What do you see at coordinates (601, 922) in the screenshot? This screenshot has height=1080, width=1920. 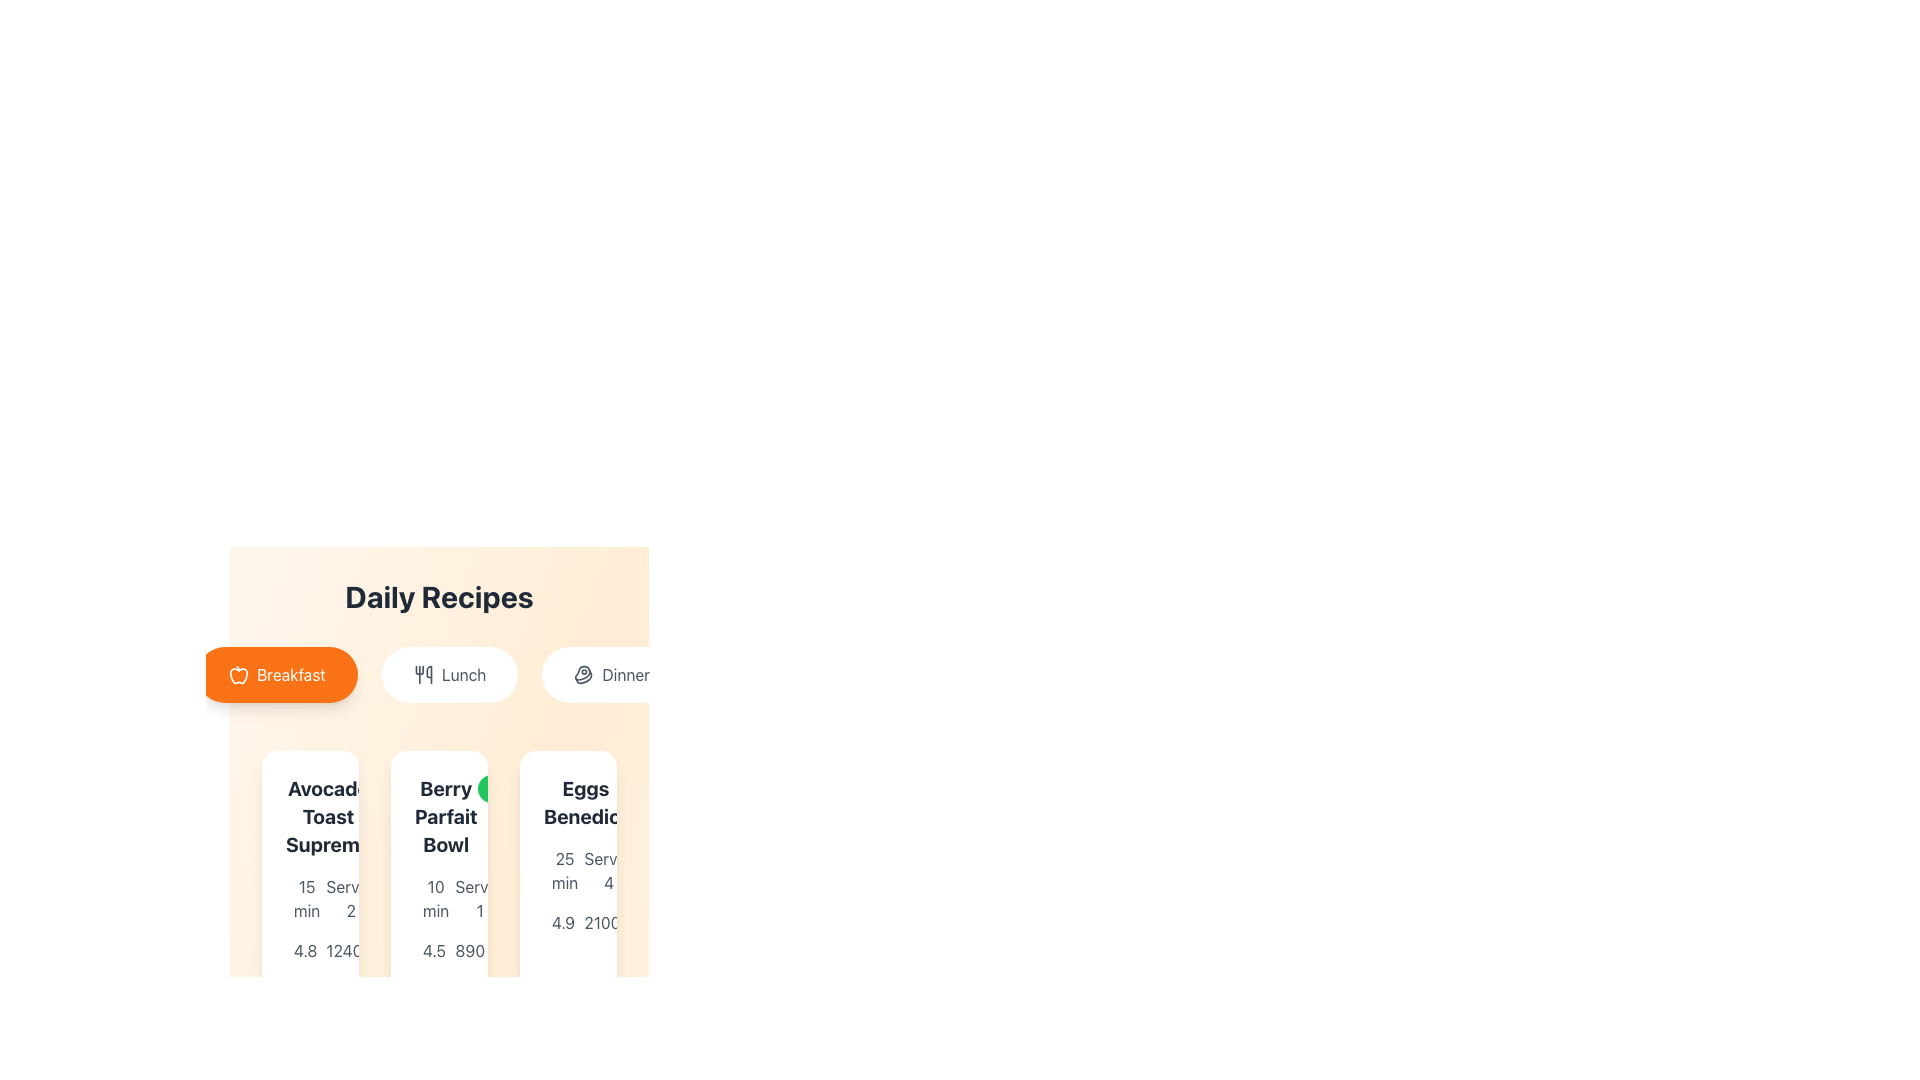 I see `the numerical value displayed in the Text display below the 'Eggs Benedict' recipe title and next` at bounding box center [601, 922].